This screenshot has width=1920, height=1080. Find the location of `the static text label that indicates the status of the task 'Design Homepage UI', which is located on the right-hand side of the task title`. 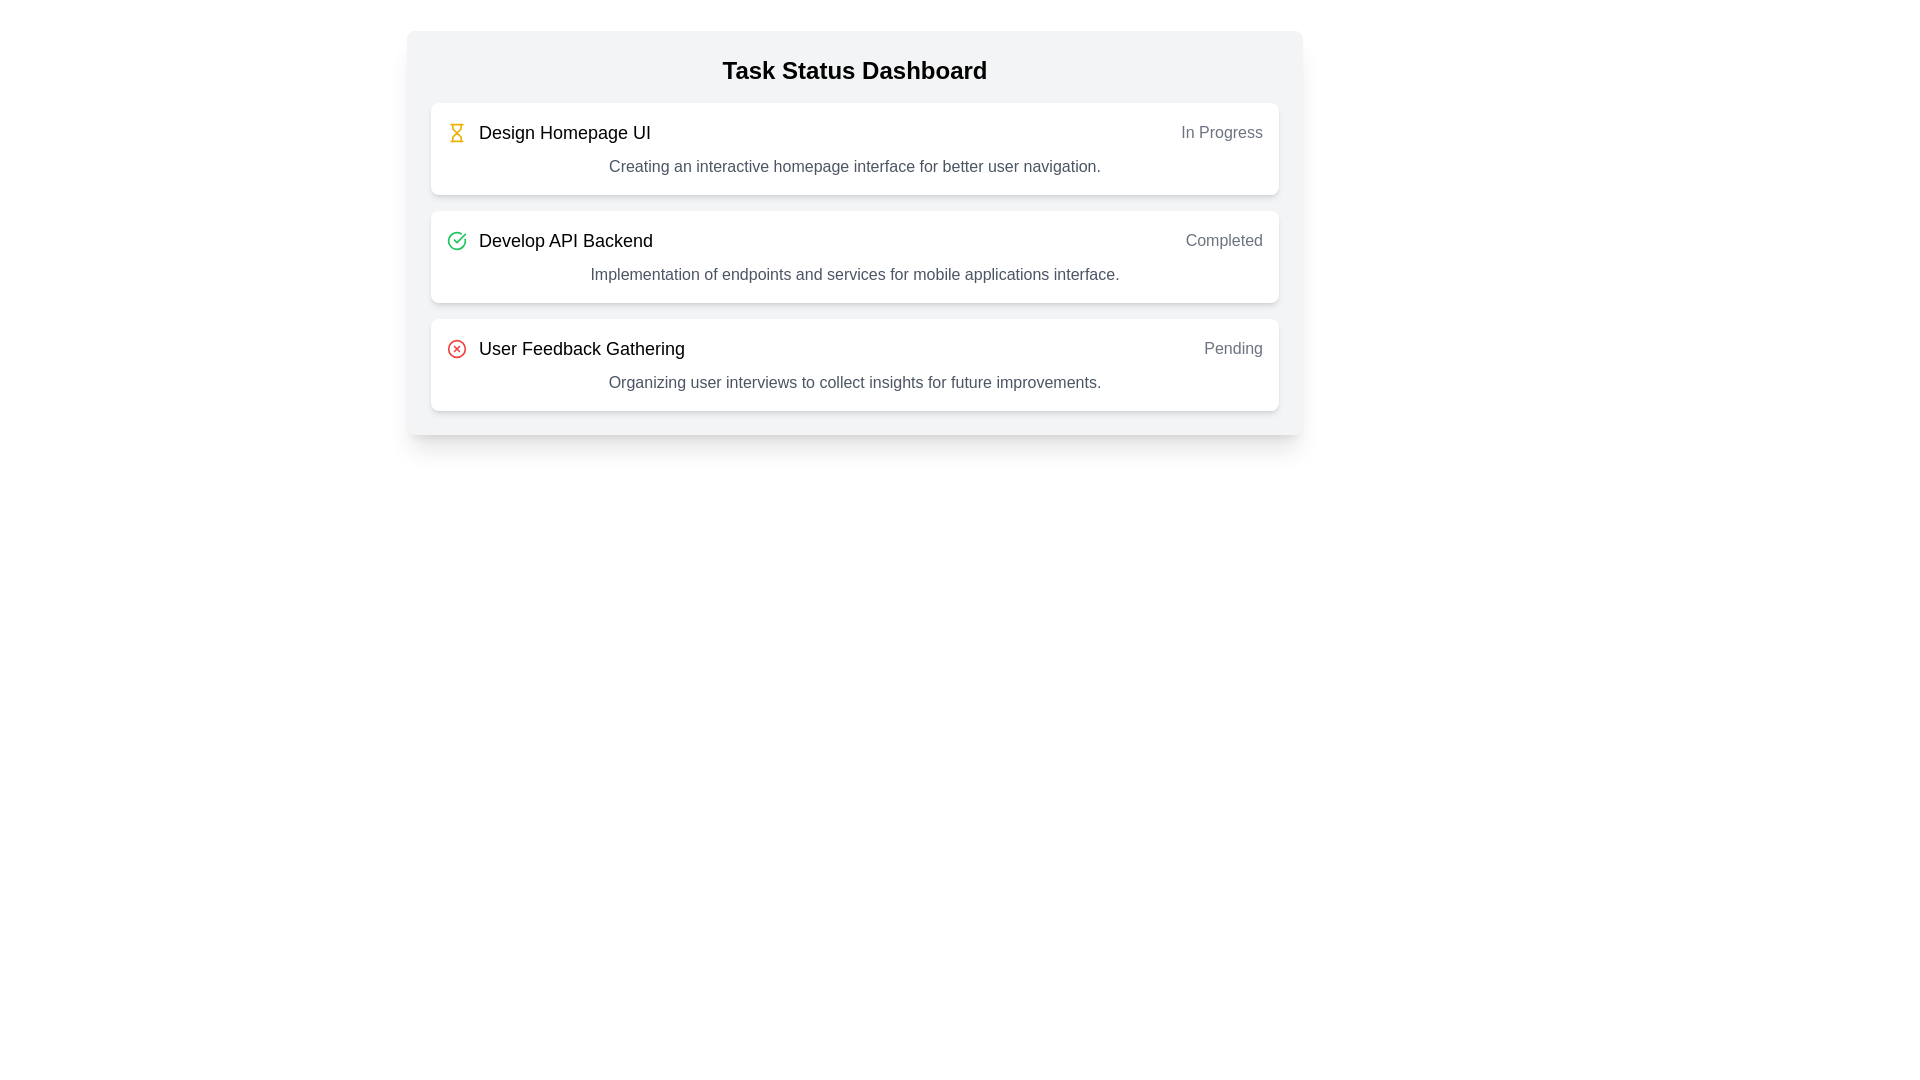

the static text label that indicates the status of the task 'Design Homepage UI', which is located on the right-hand side of the task title is located at coordinates (1221, 132).